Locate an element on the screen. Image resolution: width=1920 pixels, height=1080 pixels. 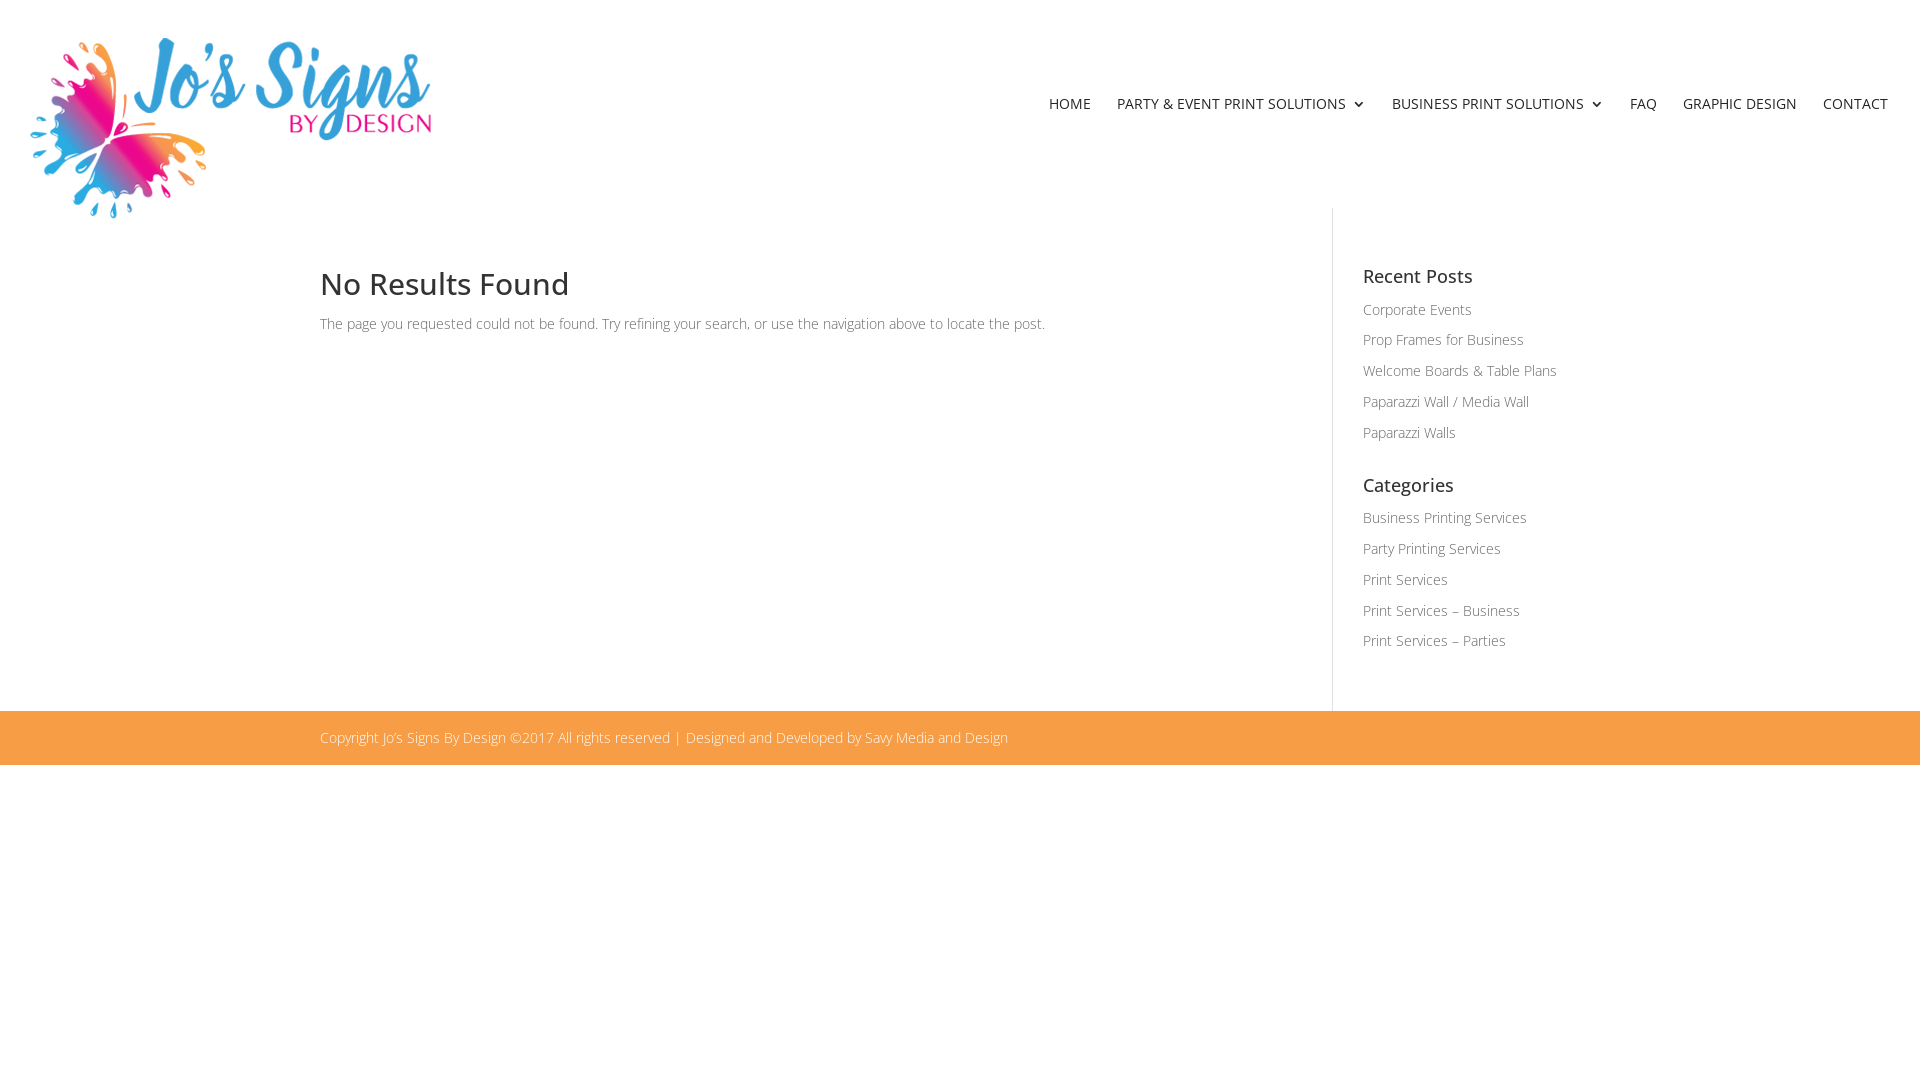
'Paparazzi Wall / Media Wall' is located at coordinates (1445, 401).